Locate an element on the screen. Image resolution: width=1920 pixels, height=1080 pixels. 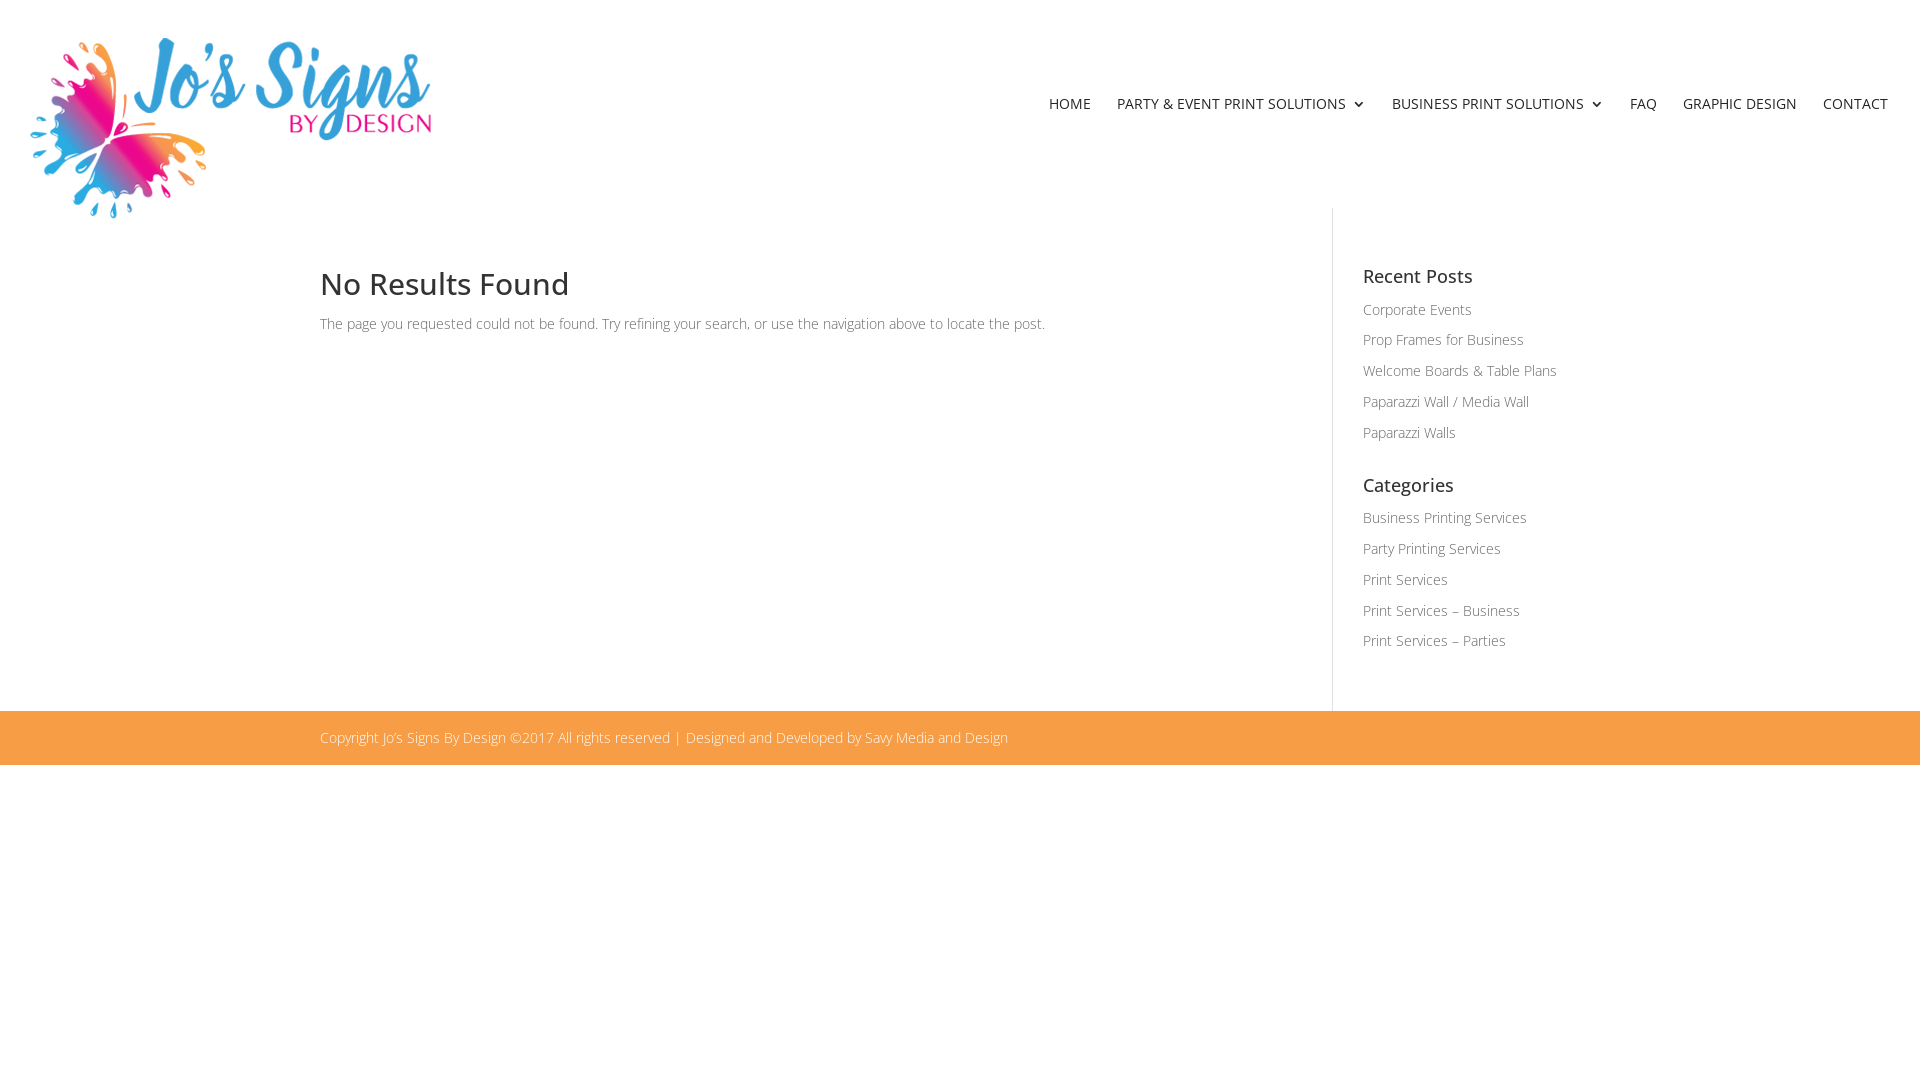
'Paparazzi Wall / Media Wall' is located at coordinates (1445, 401).